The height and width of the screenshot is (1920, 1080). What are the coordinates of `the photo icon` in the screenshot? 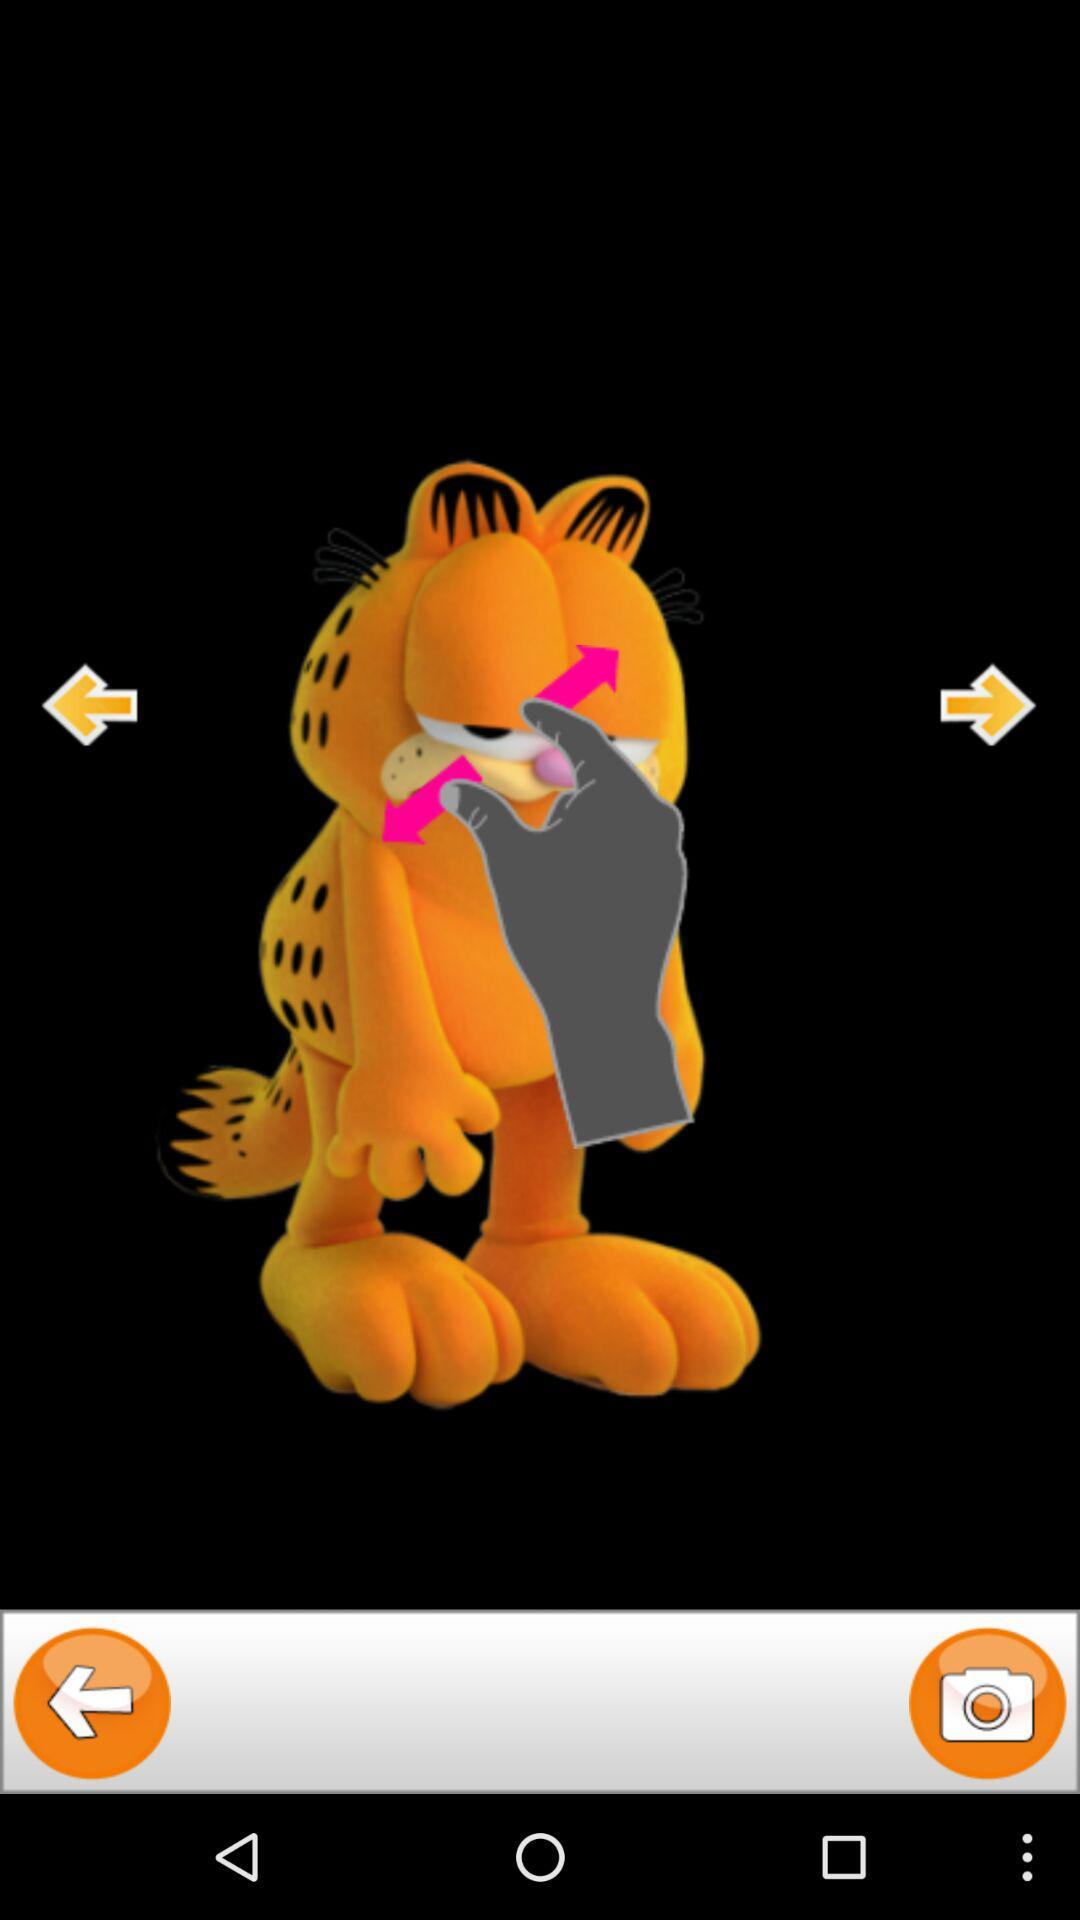 It's located at (986, 1821).